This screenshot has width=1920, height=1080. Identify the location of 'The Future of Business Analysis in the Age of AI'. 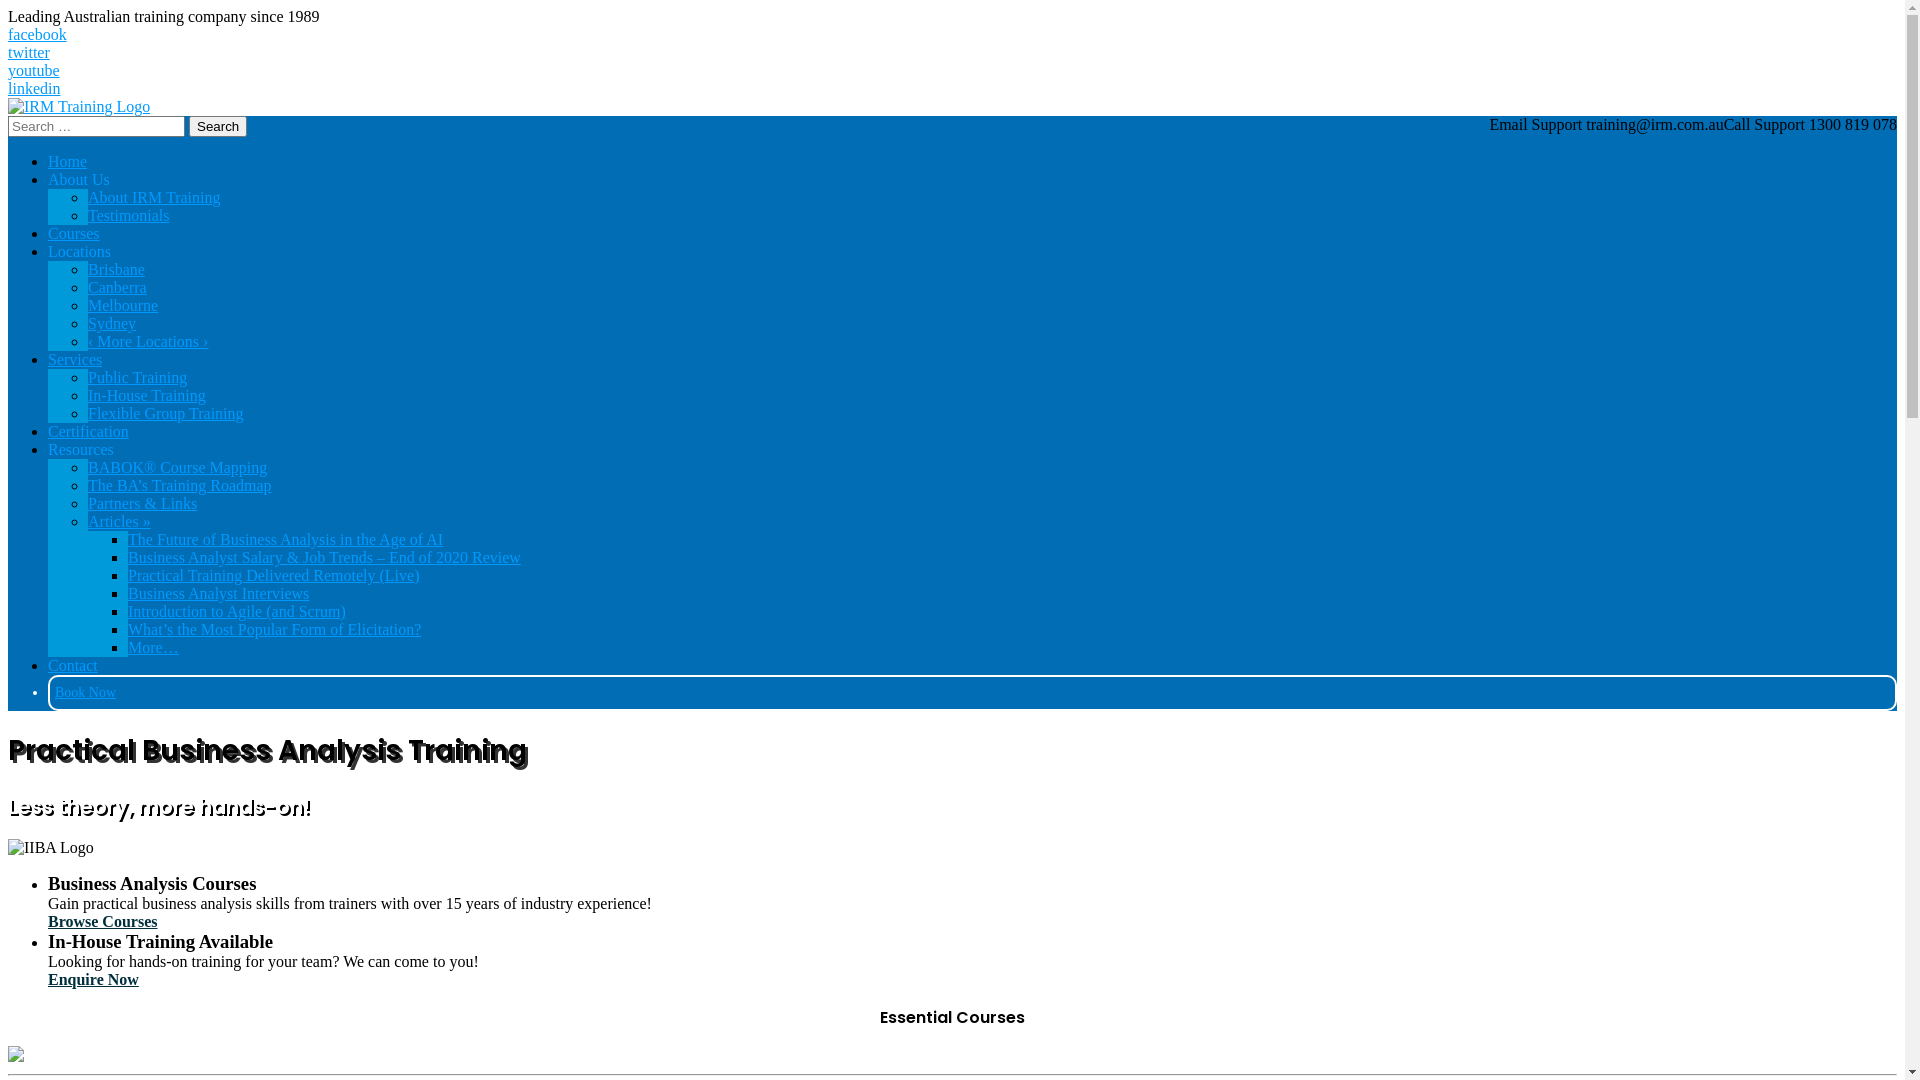
(284, 538).